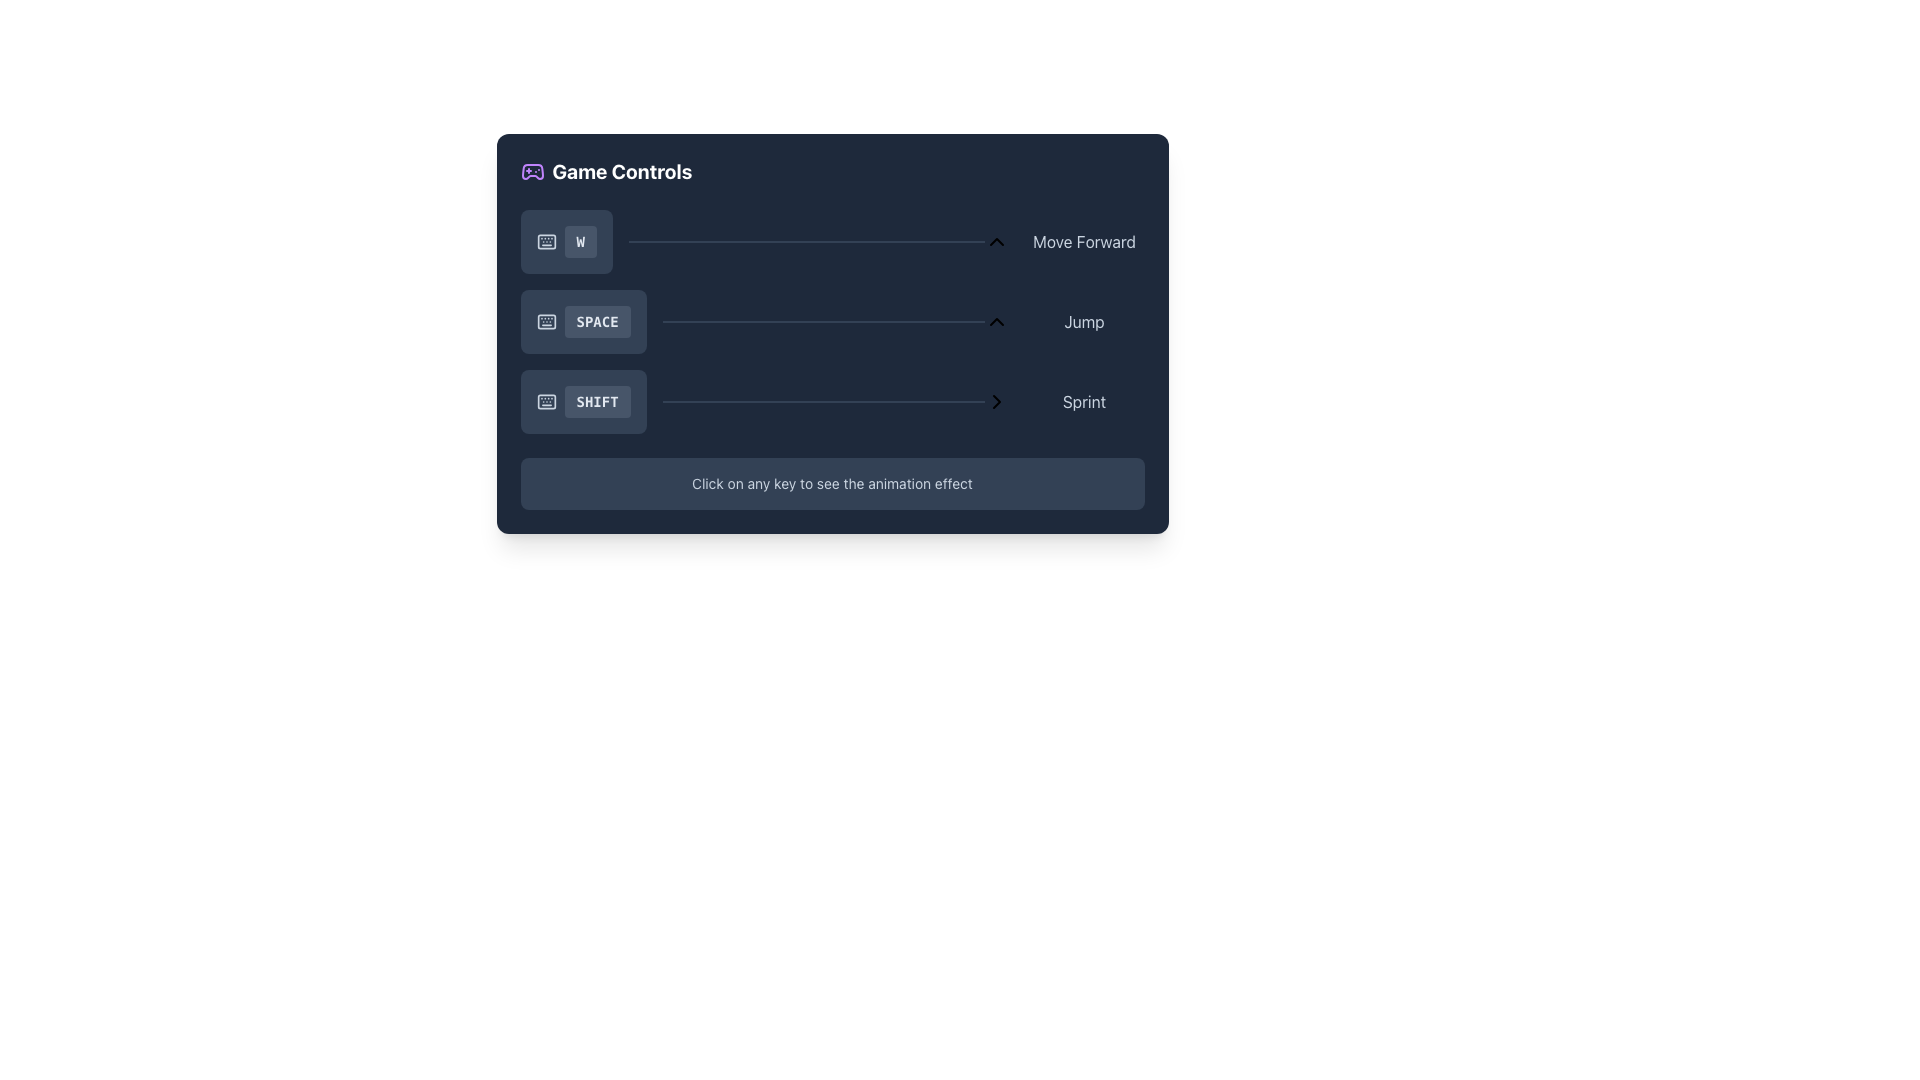 This screenshot has height=1080, width=1920. Describe the element at coordinates (579, 241) in the screenshot. I see `the 'W' button located in the top-left corner of the 'Game Controls' section` at that location.